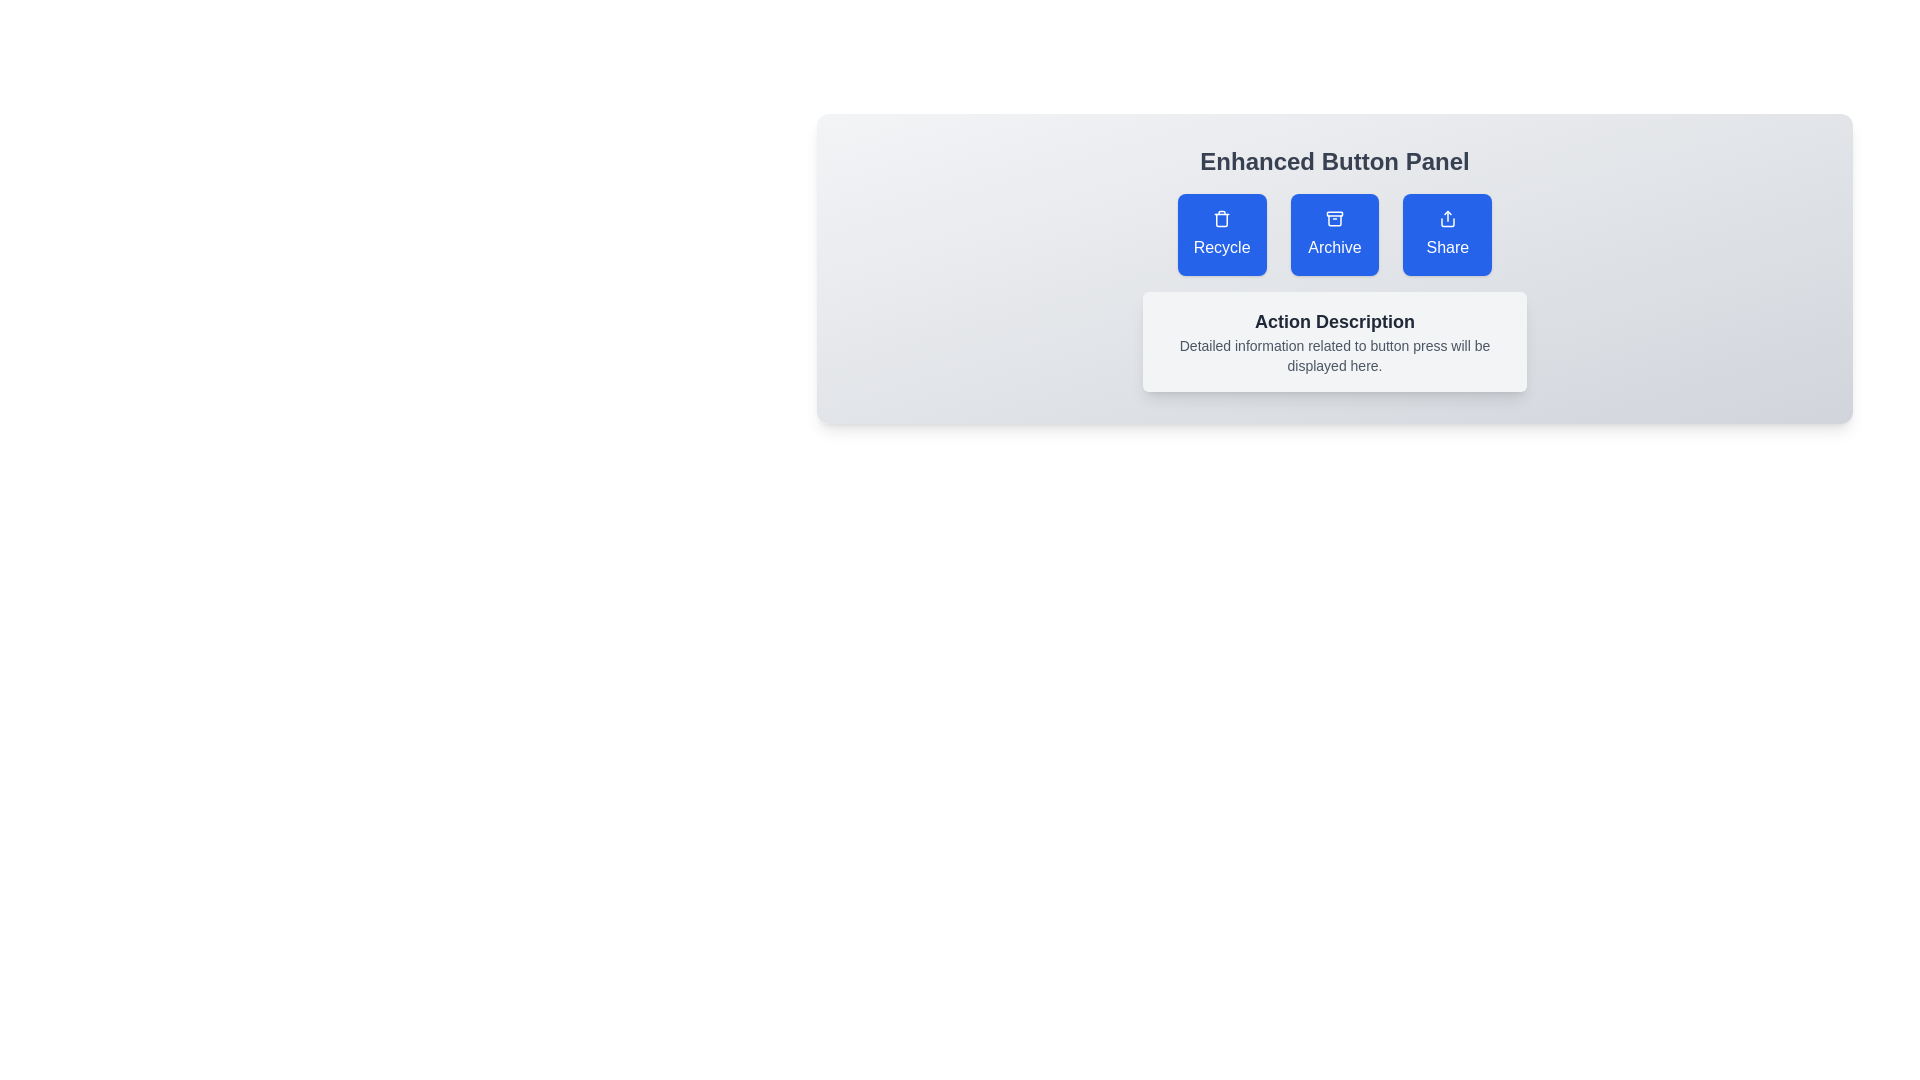 The height and width of the screenshot is (1080, 1920). I want to click on the 'Recycle' icon located in the 'Recycle' button, which is the leftmost of three buttons aligned horizontally, so click(1221, 219).